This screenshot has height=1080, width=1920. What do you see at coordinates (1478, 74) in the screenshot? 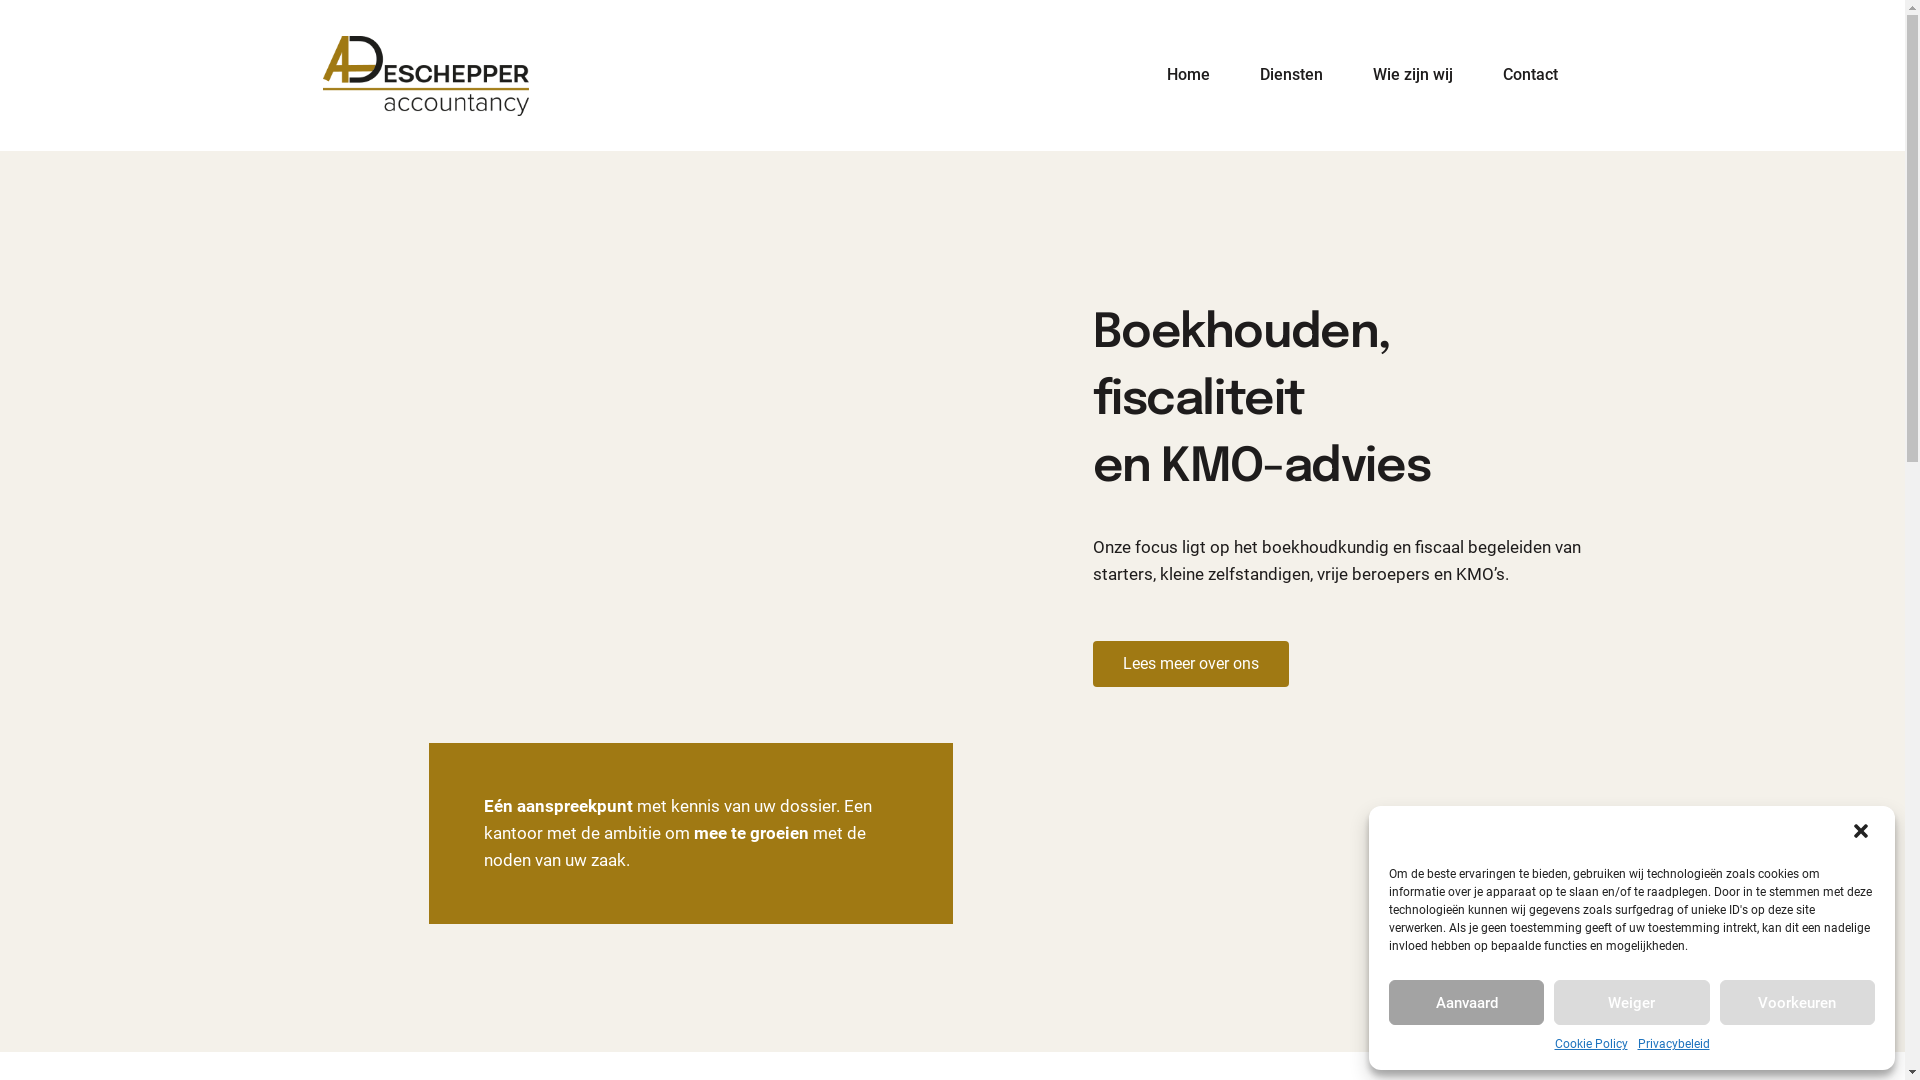
I see `'Contact'` at bounding box center [1478, 74].